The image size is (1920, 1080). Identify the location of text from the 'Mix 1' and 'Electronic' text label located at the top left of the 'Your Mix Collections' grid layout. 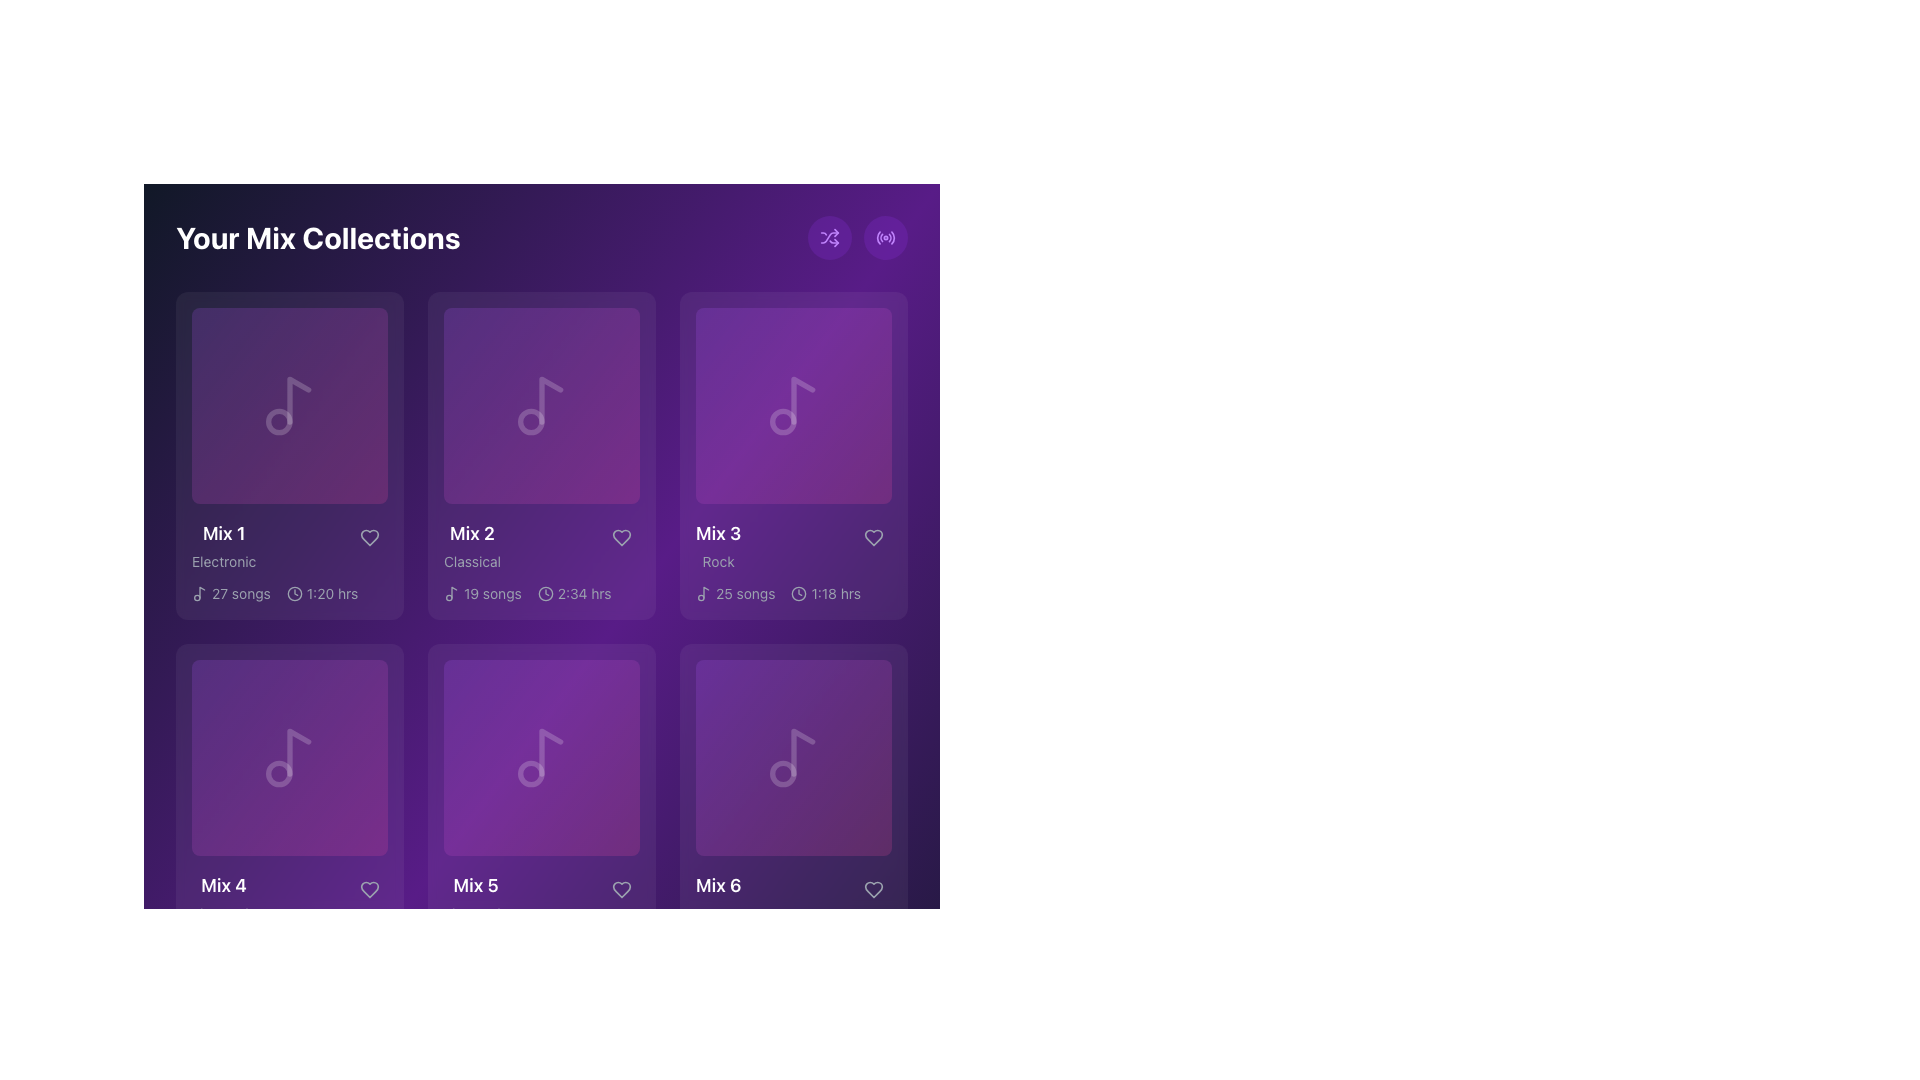
(224, 546).